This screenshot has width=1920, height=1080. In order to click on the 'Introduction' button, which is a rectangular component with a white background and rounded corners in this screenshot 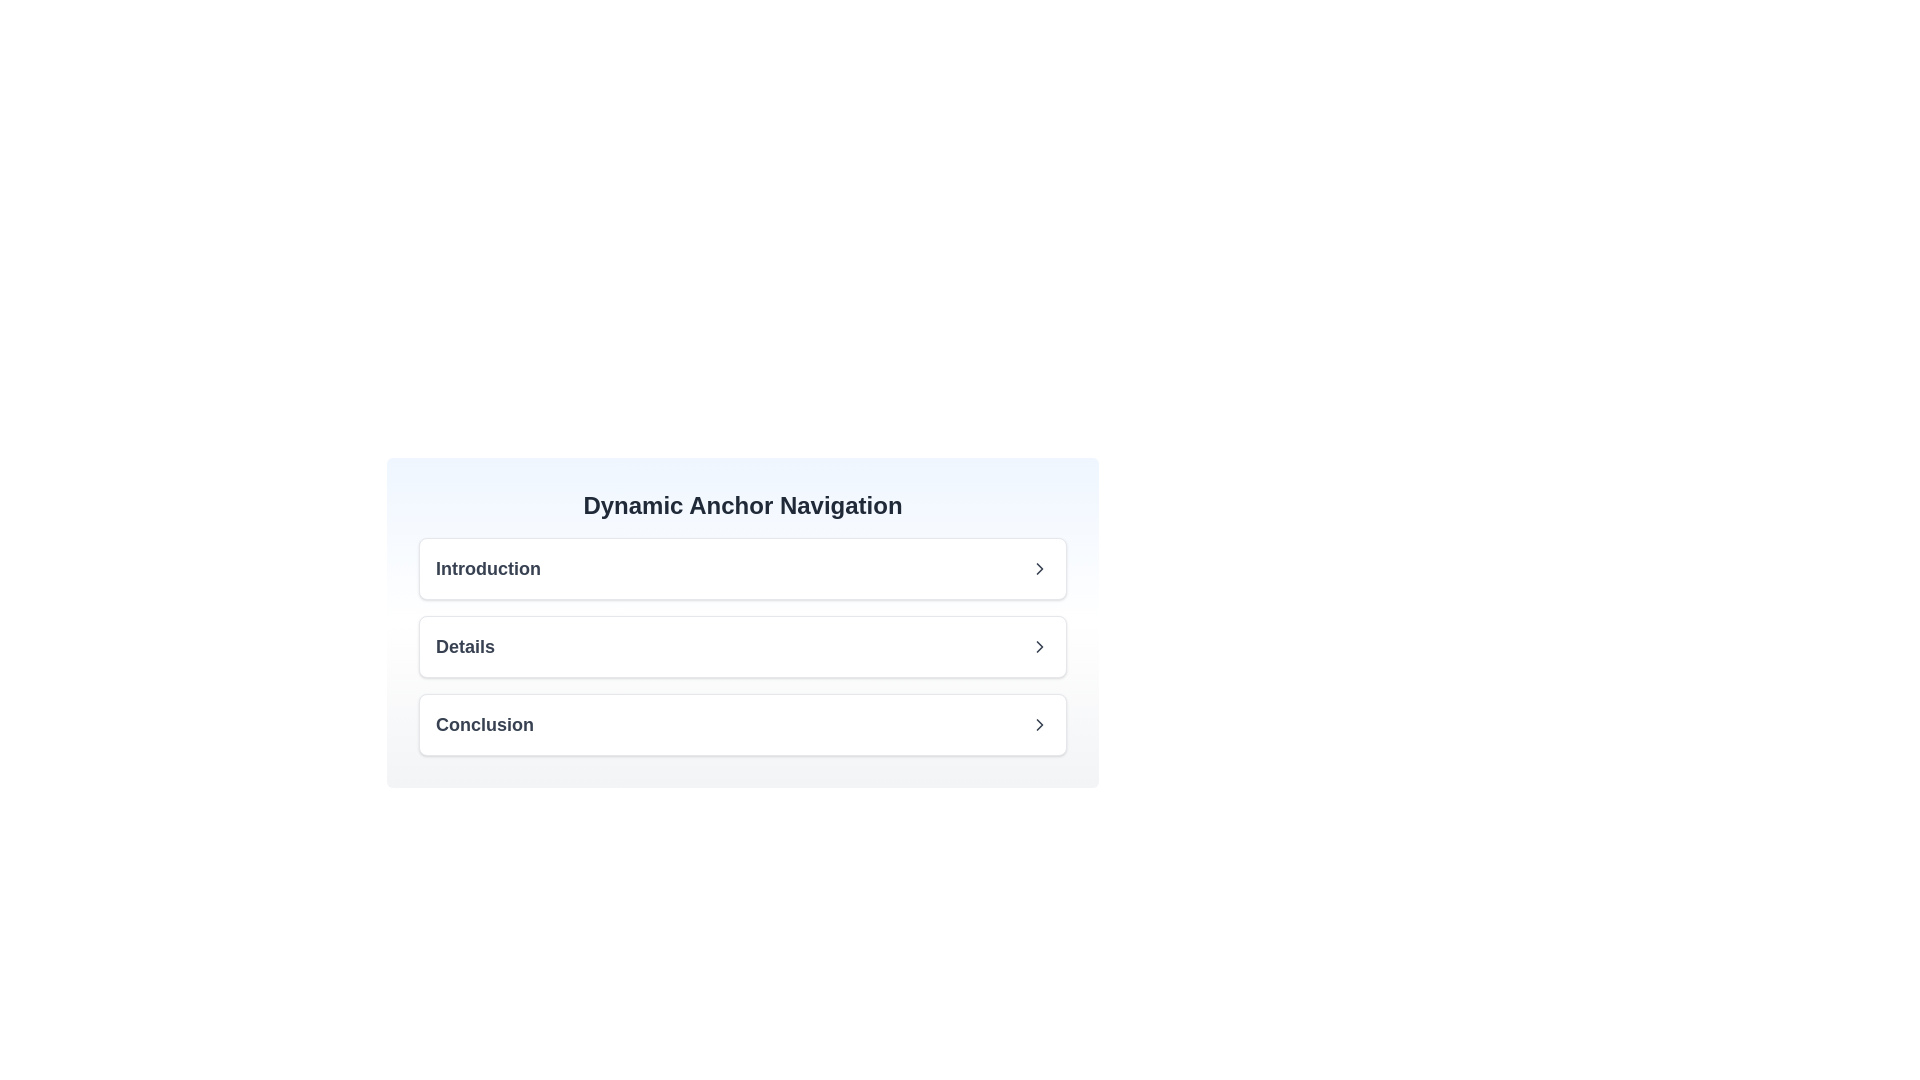, I will do `click(742, 569)`.